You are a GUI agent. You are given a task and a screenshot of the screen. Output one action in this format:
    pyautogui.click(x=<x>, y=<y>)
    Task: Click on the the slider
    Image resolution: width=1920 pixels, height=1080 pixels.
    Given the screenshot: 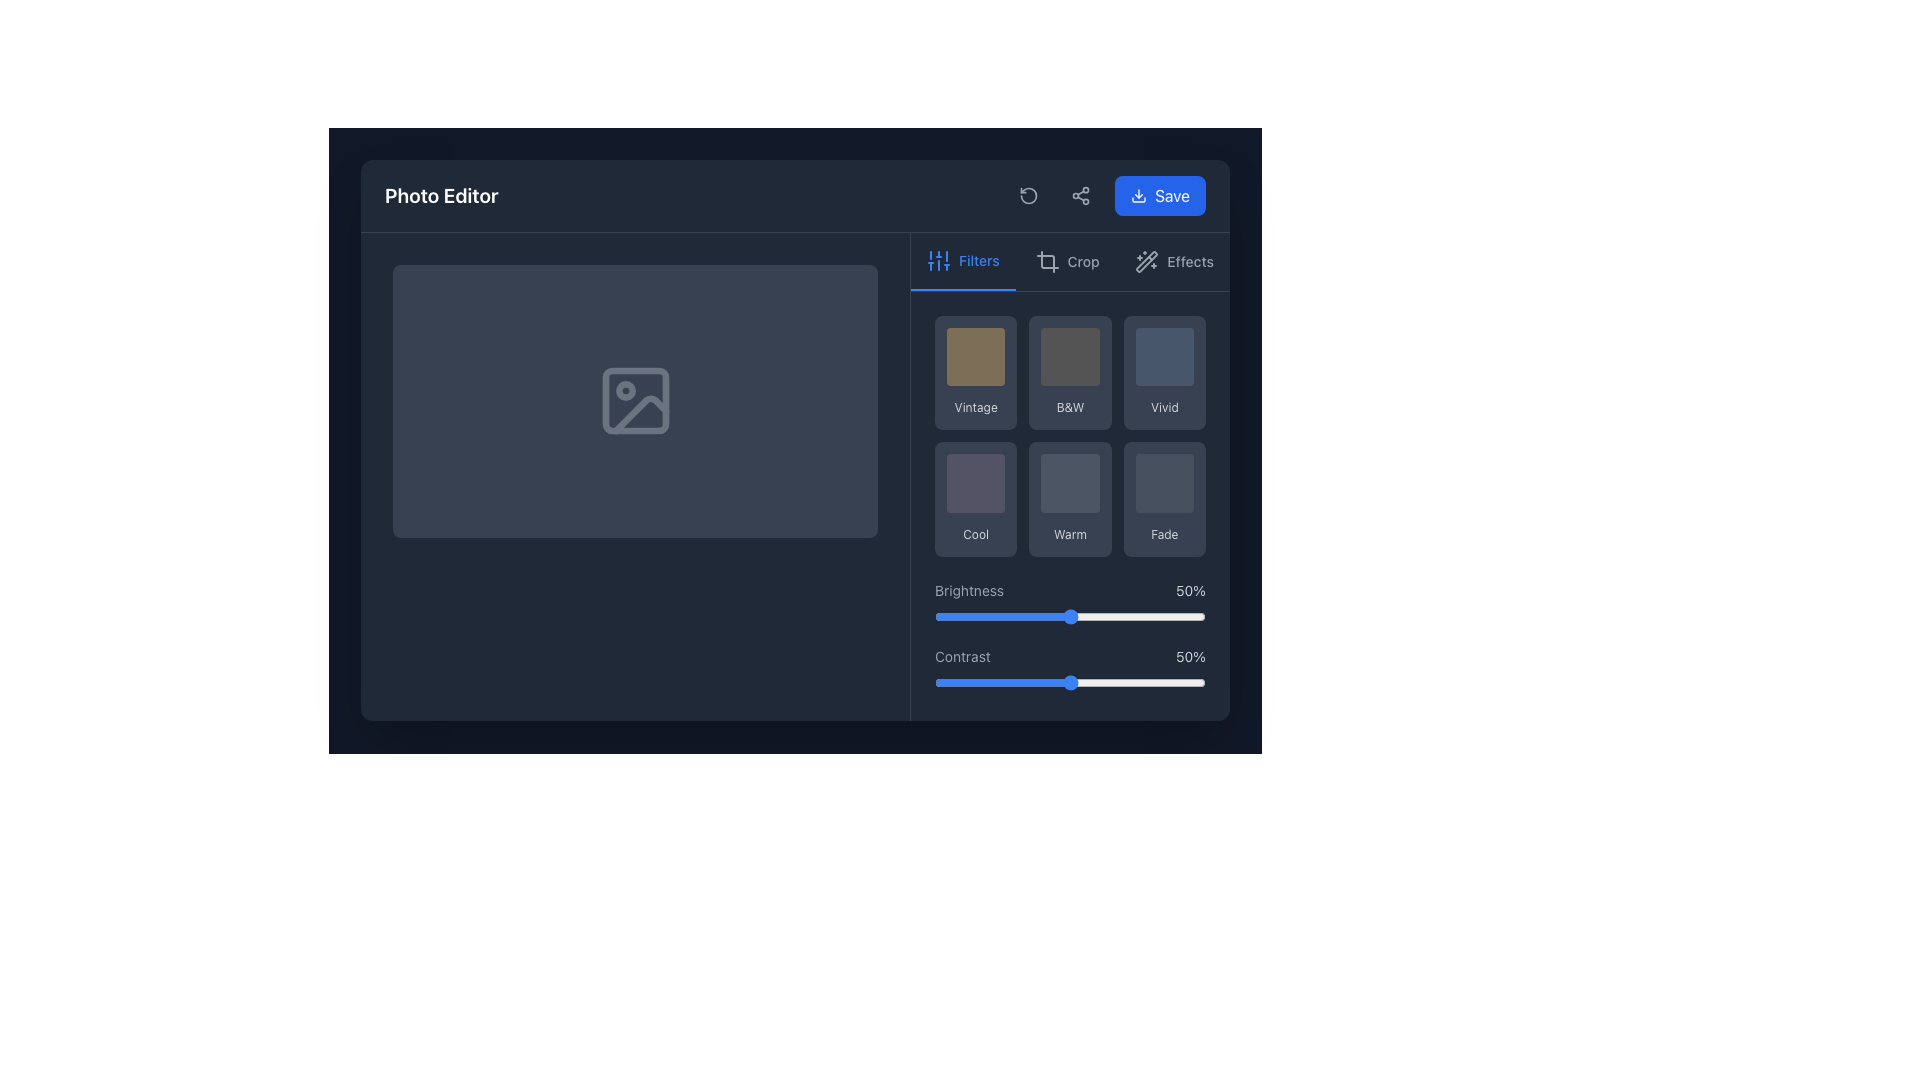 What is the action you would take?
    pyautogui.click(x=1024, y=615)
    